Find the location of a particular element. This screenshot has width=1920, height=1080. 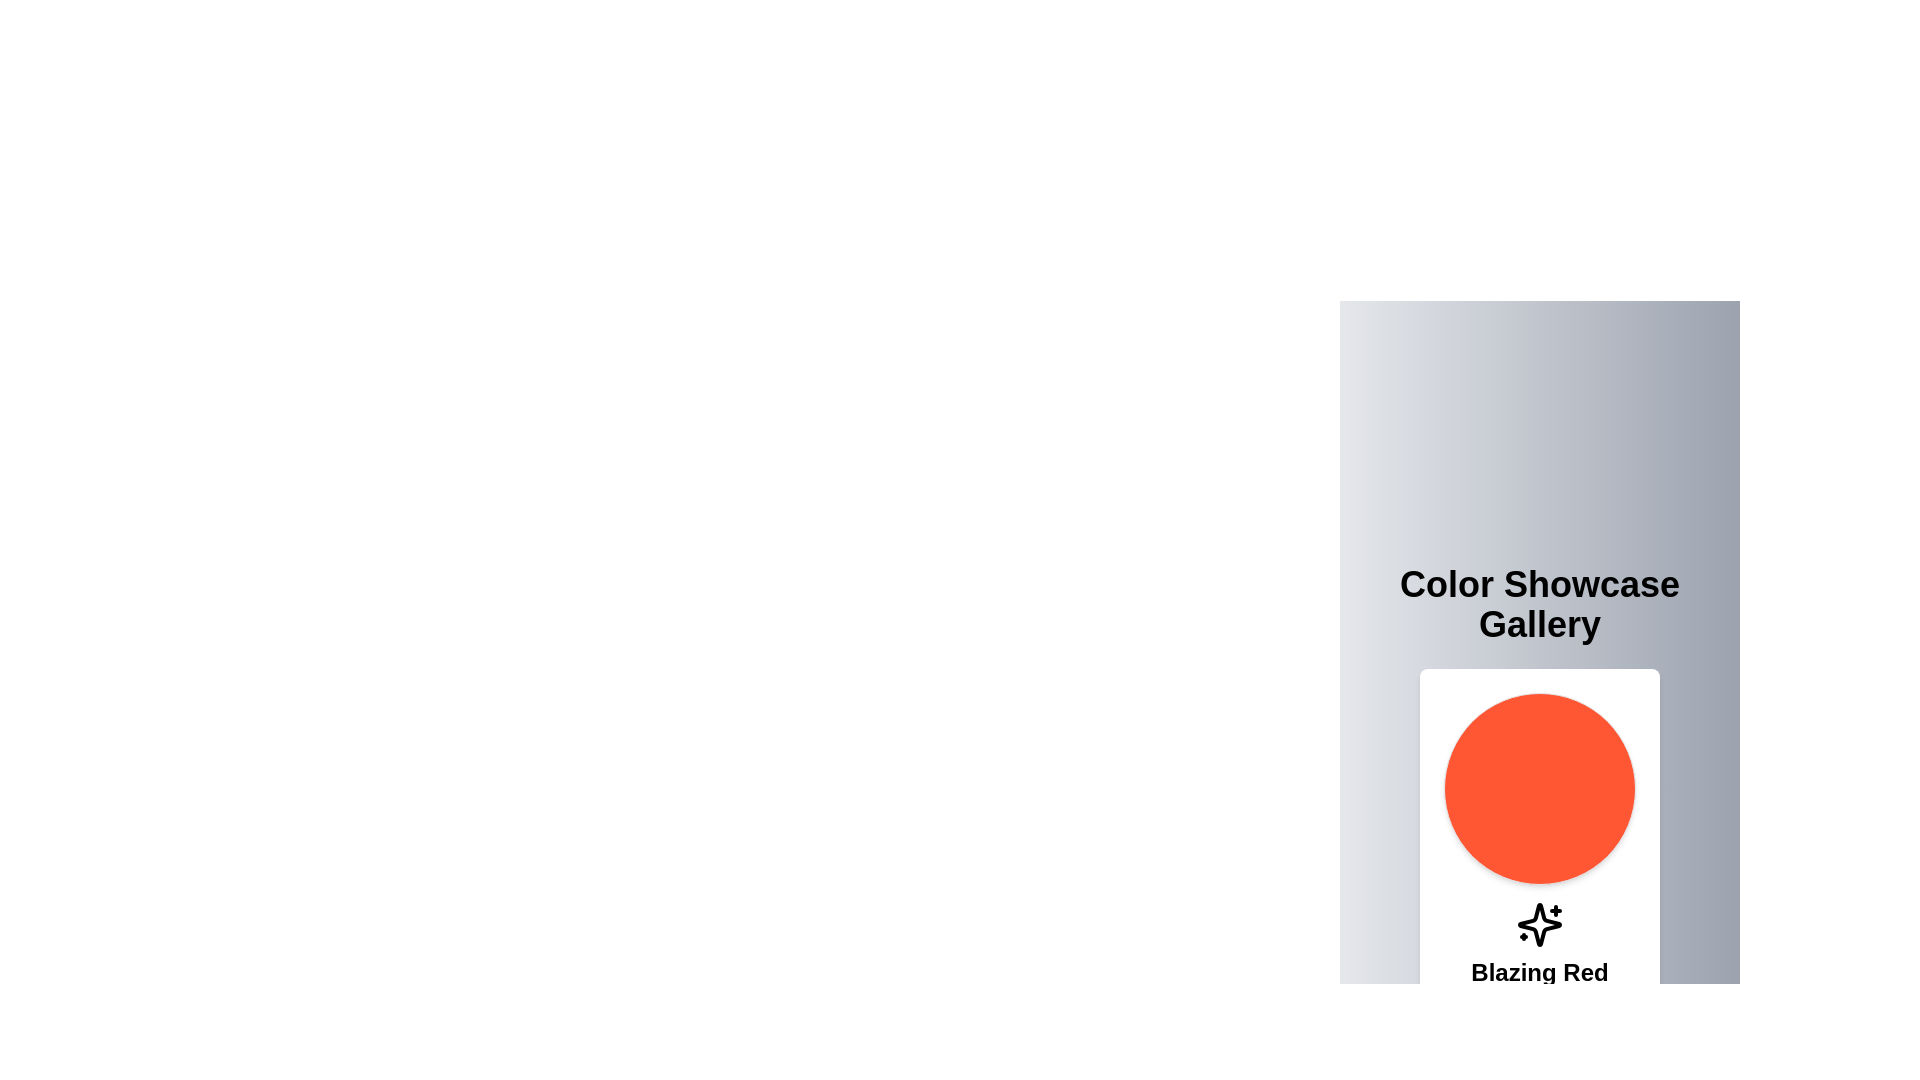

the central star-like decorative icon associated with the 'Blazing Red' label is located at coordinates (1539, 925).